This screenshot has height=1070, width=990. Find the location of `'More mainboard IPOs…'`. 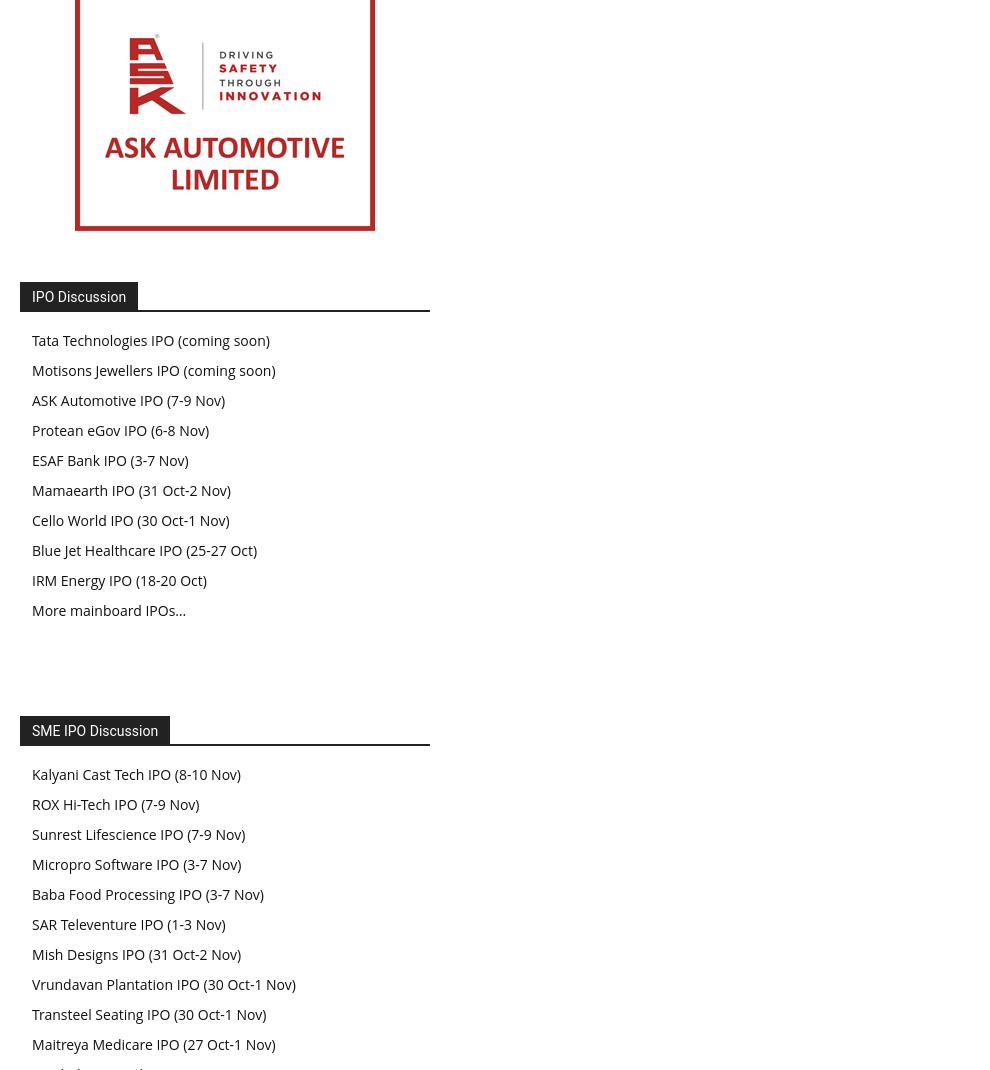

'More mainboard IPOs…' is located at coordinates (107, 608).